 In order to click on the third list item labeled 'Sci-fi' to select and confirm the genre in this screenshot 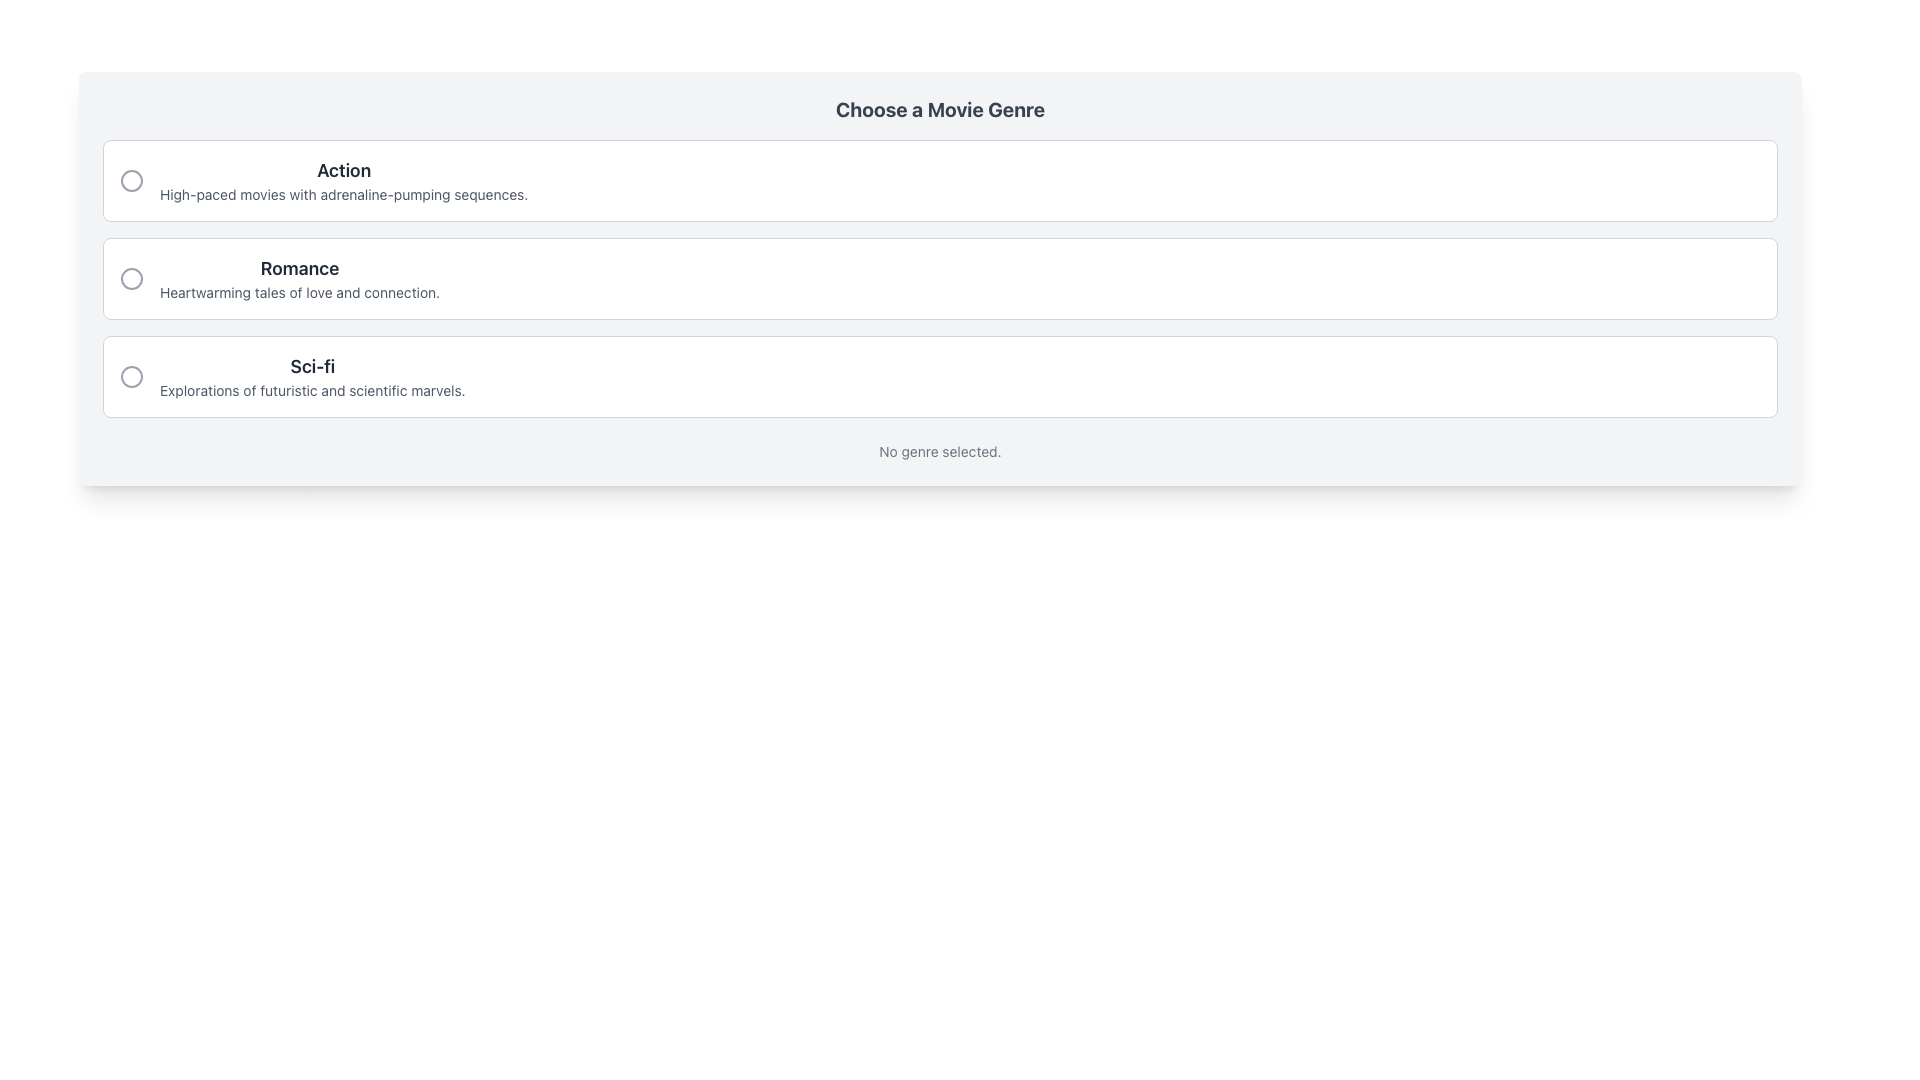, I will do `click(311, 377)`.